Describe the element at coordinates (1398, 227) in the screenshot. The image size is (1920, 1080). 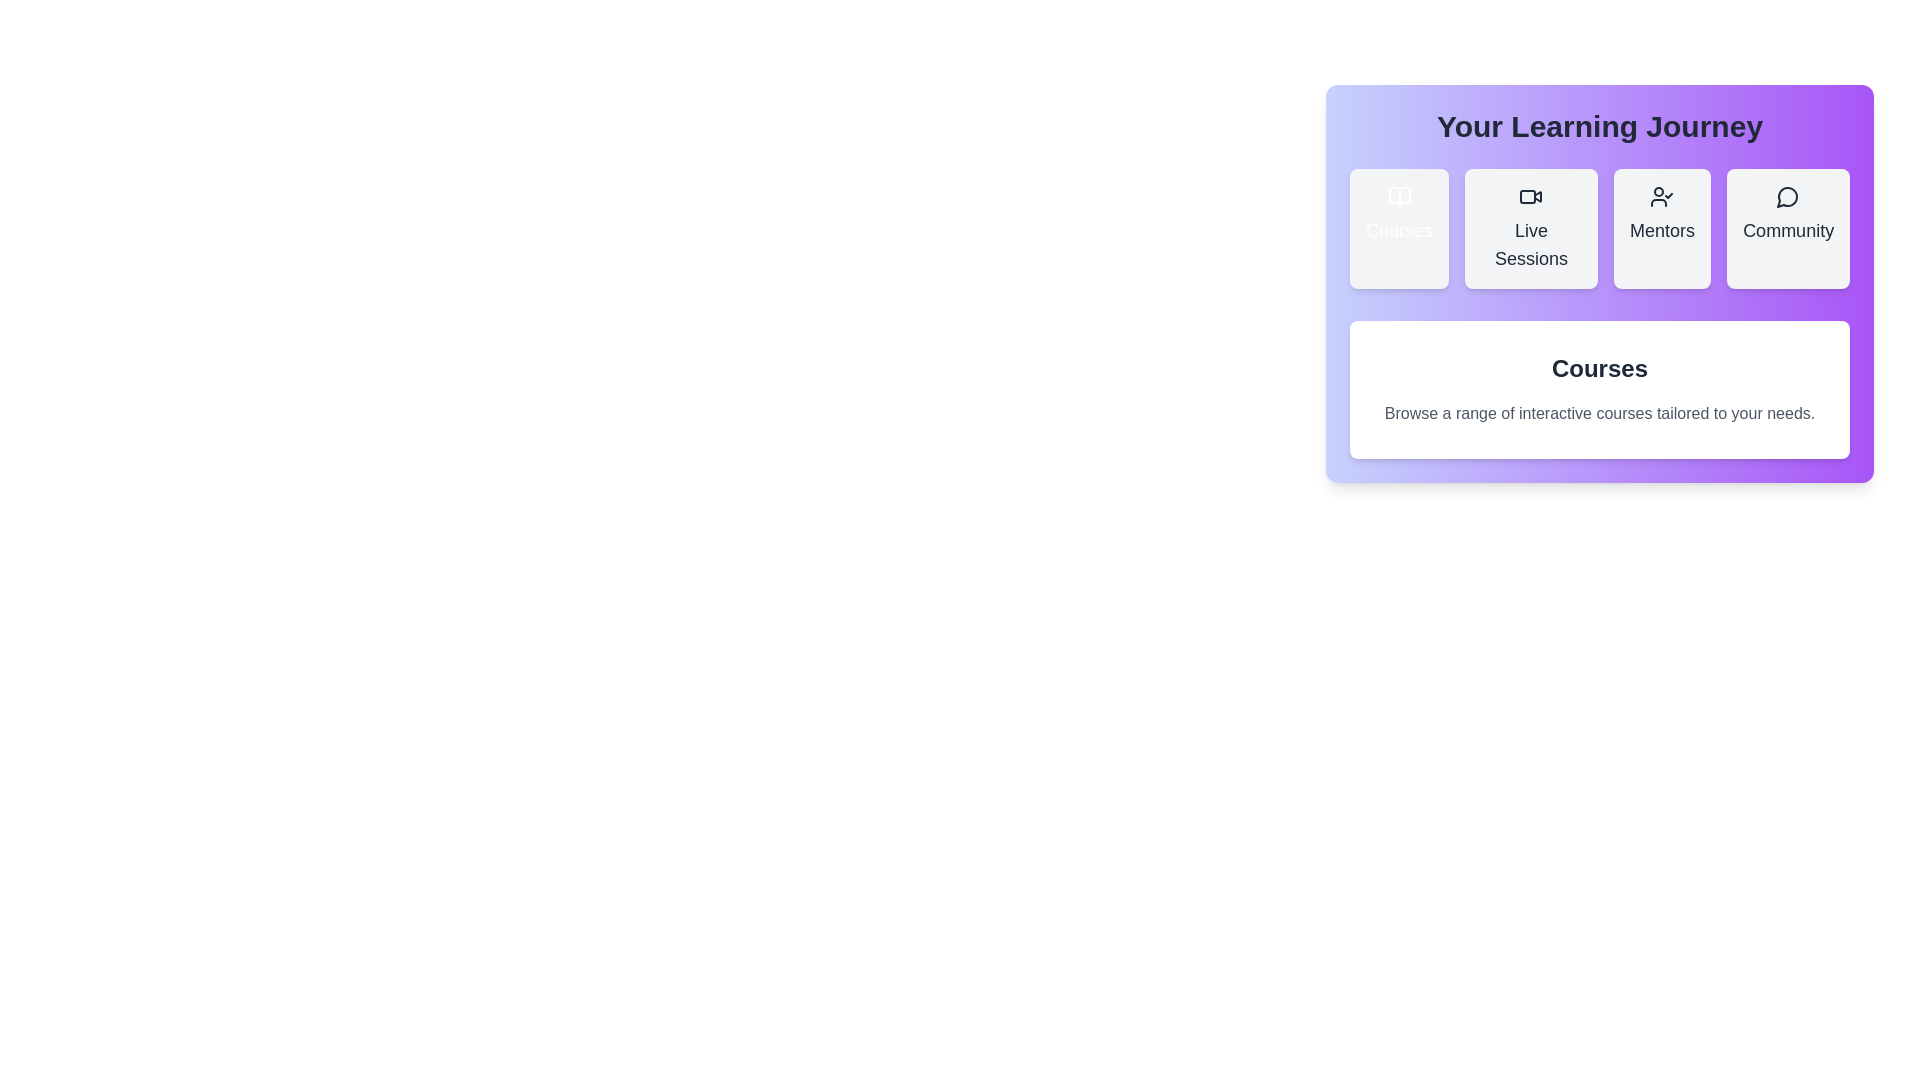
I see `the tab with title Courses to inspect its icon and title` at that location.